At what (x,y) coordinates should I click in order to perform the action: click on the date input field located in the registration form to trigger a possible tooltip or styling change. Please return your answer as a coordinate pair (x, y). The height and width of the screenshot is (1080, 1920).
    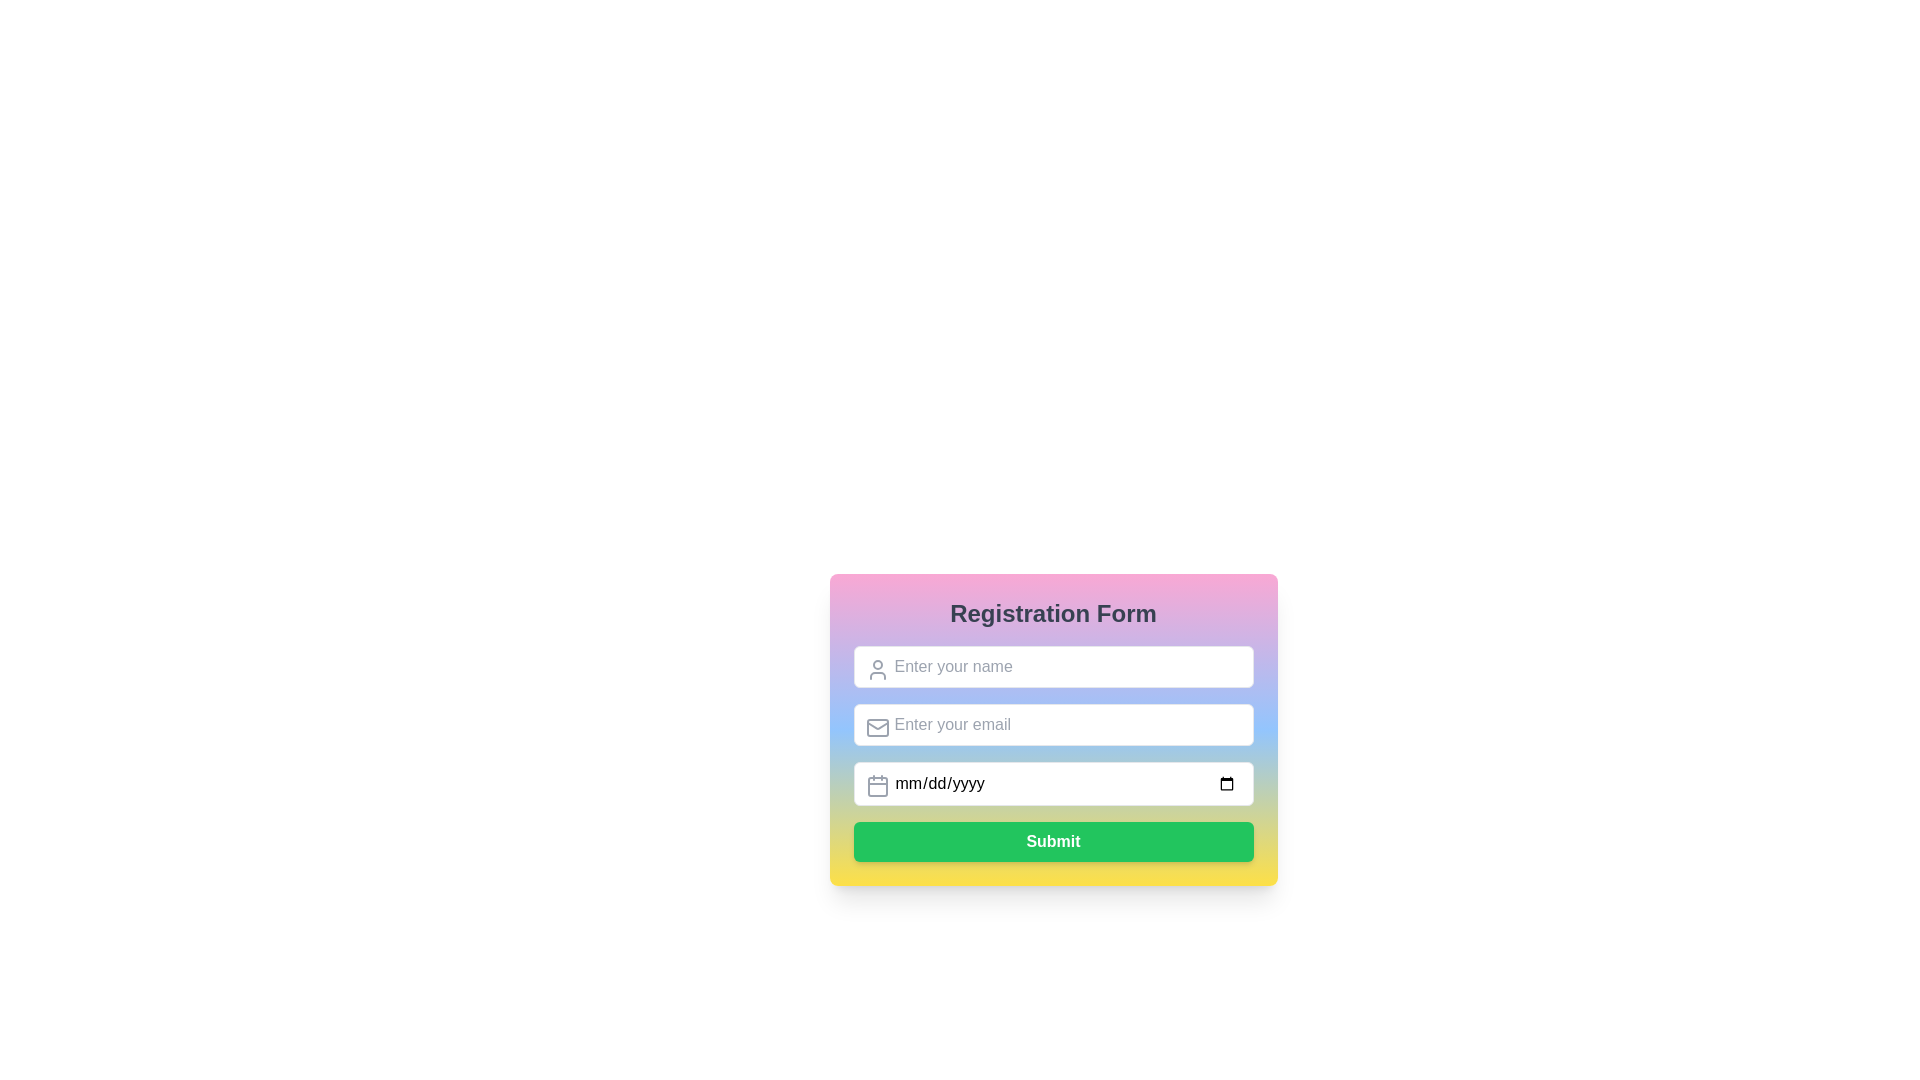
    Looking at the image, I should click on (1052, 782).